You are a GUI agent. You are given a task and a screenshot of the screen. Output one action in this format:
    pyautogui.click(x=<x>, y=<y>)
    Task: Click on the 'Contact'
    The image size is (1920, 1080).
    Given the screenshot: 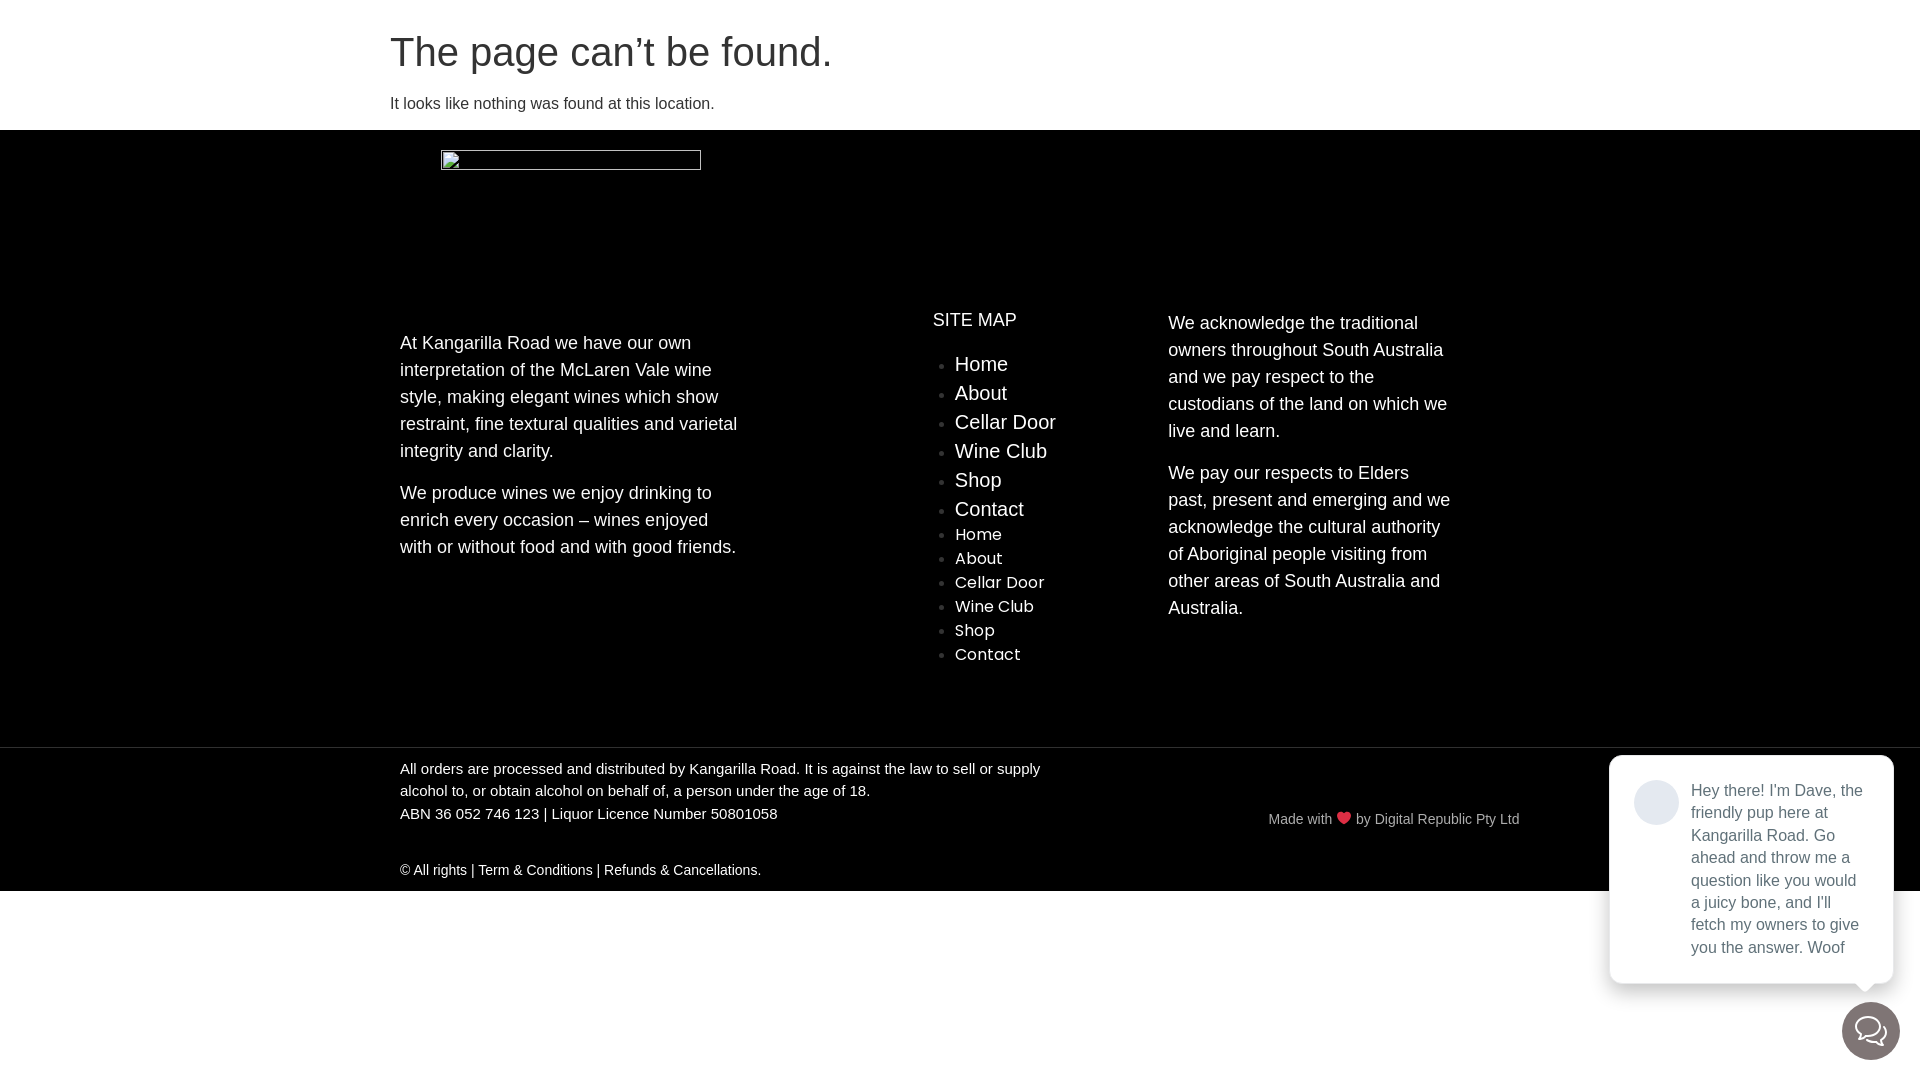 What is the action you would take?
    pyautogui.click(x=989, y=508)
    